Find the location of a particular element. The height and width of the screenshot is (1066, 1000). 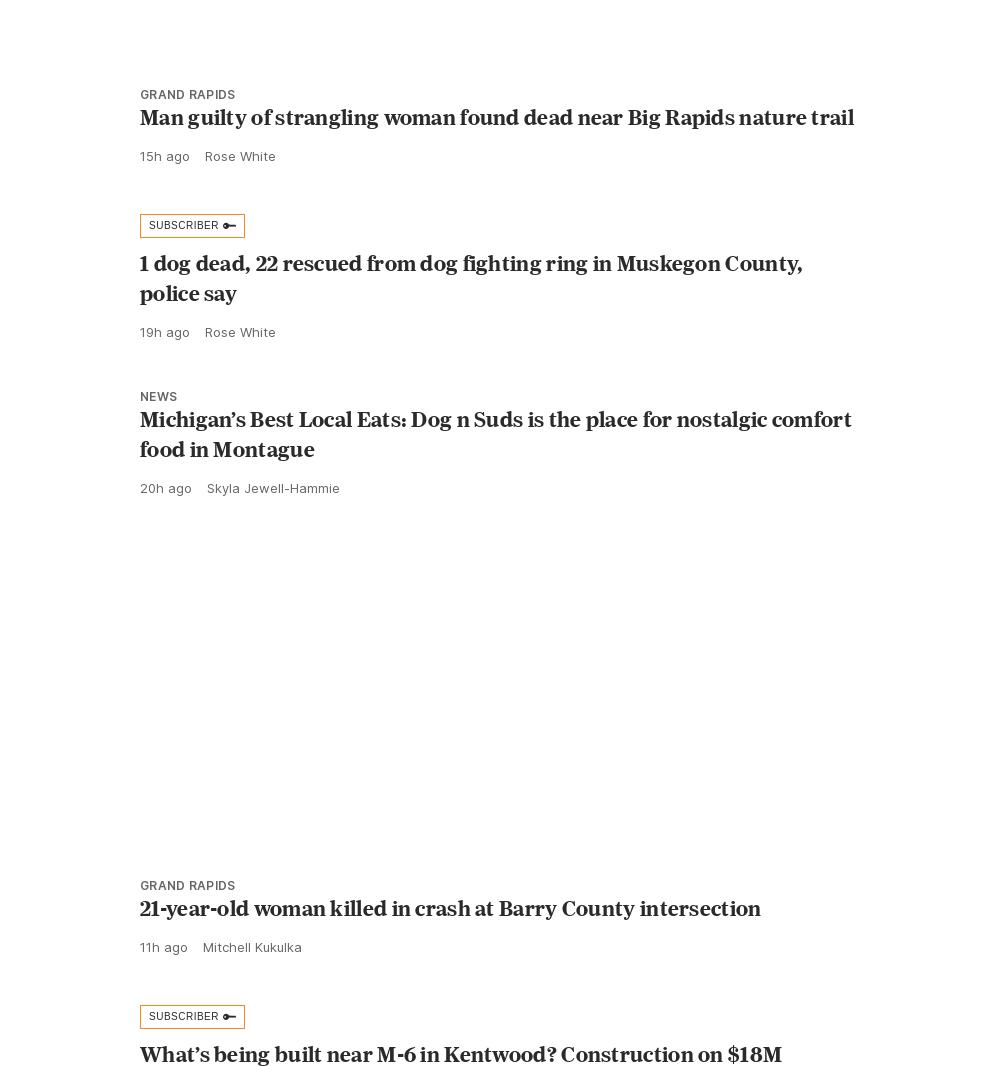

'21-year-old woman killed in crash at Barry County intersection' is located at coordinates (140, 952).